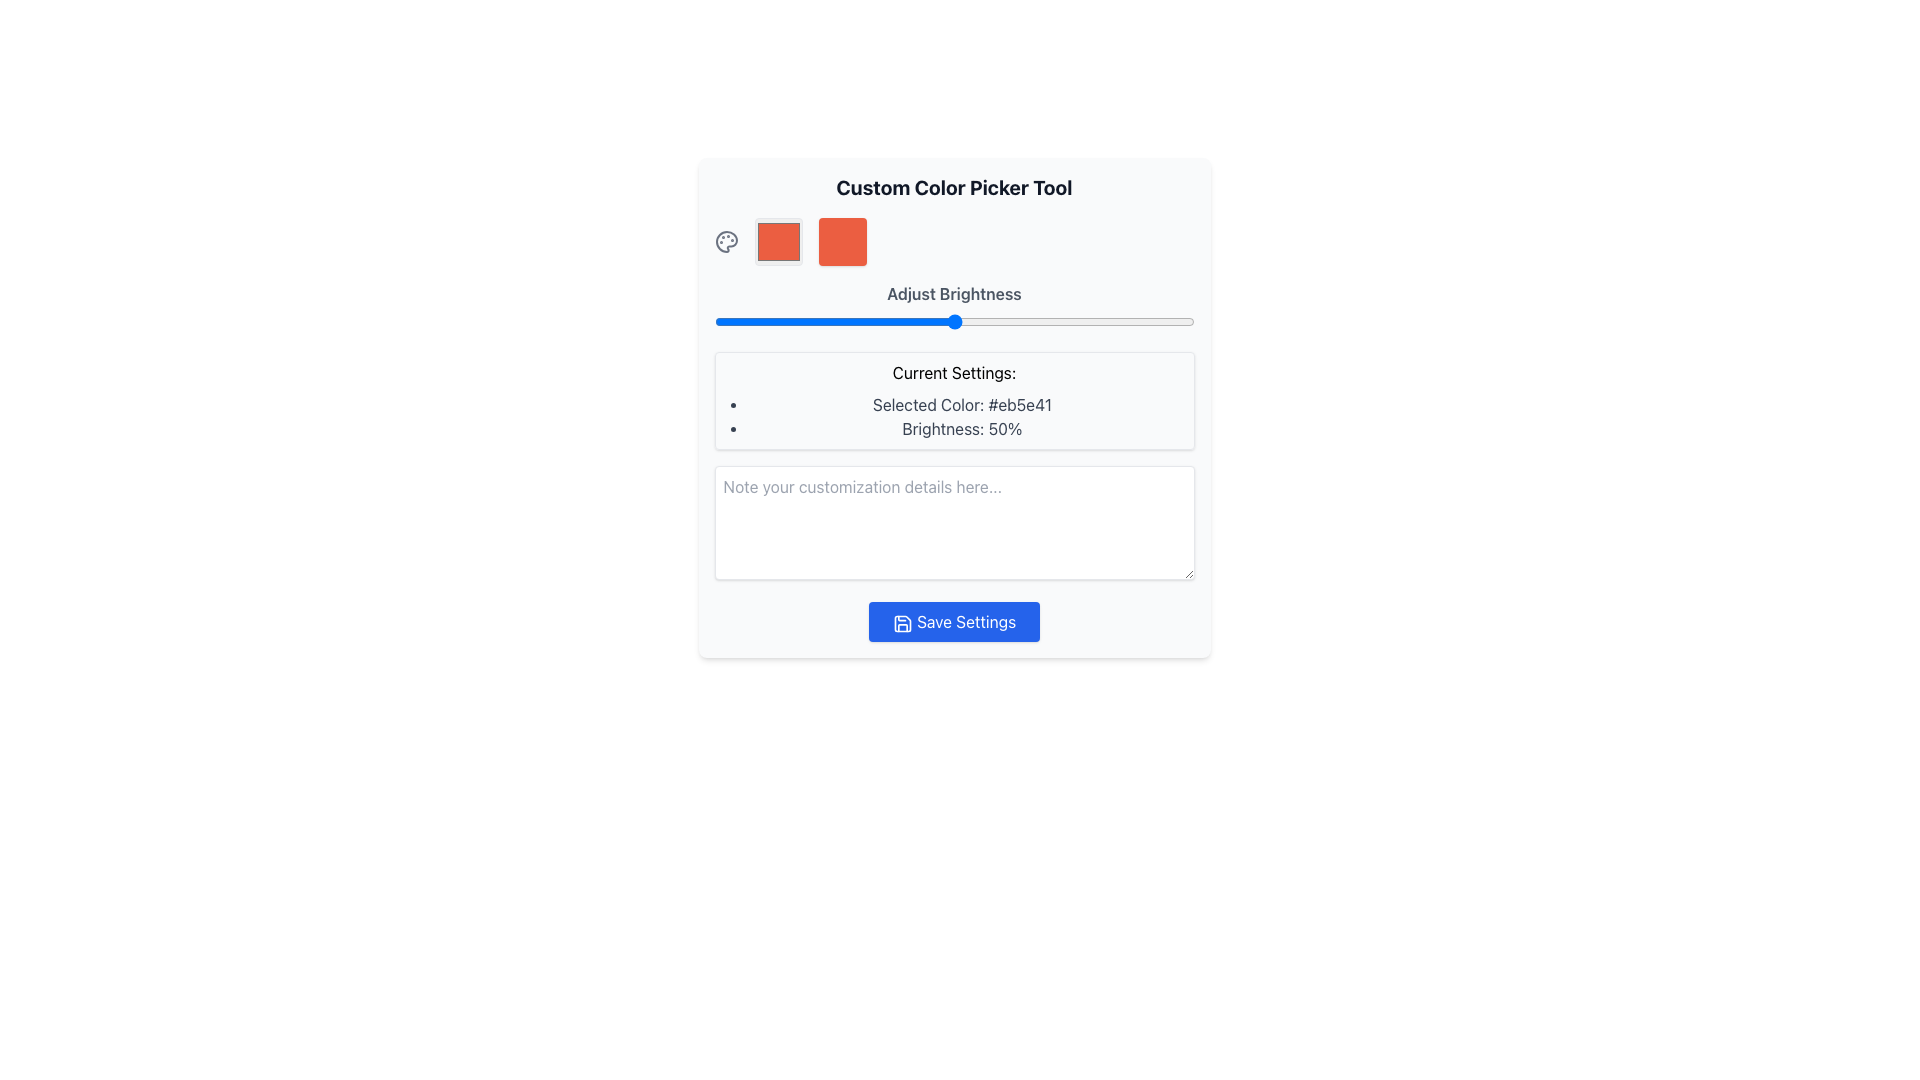 This screenshot has width=1920, height=1080. Describe the element at coordinates (962, 427) in the screenshot. I see `the text label displaying 'Brightness: 50%' located under 'Current Settings' in the bulleted list` at that location.